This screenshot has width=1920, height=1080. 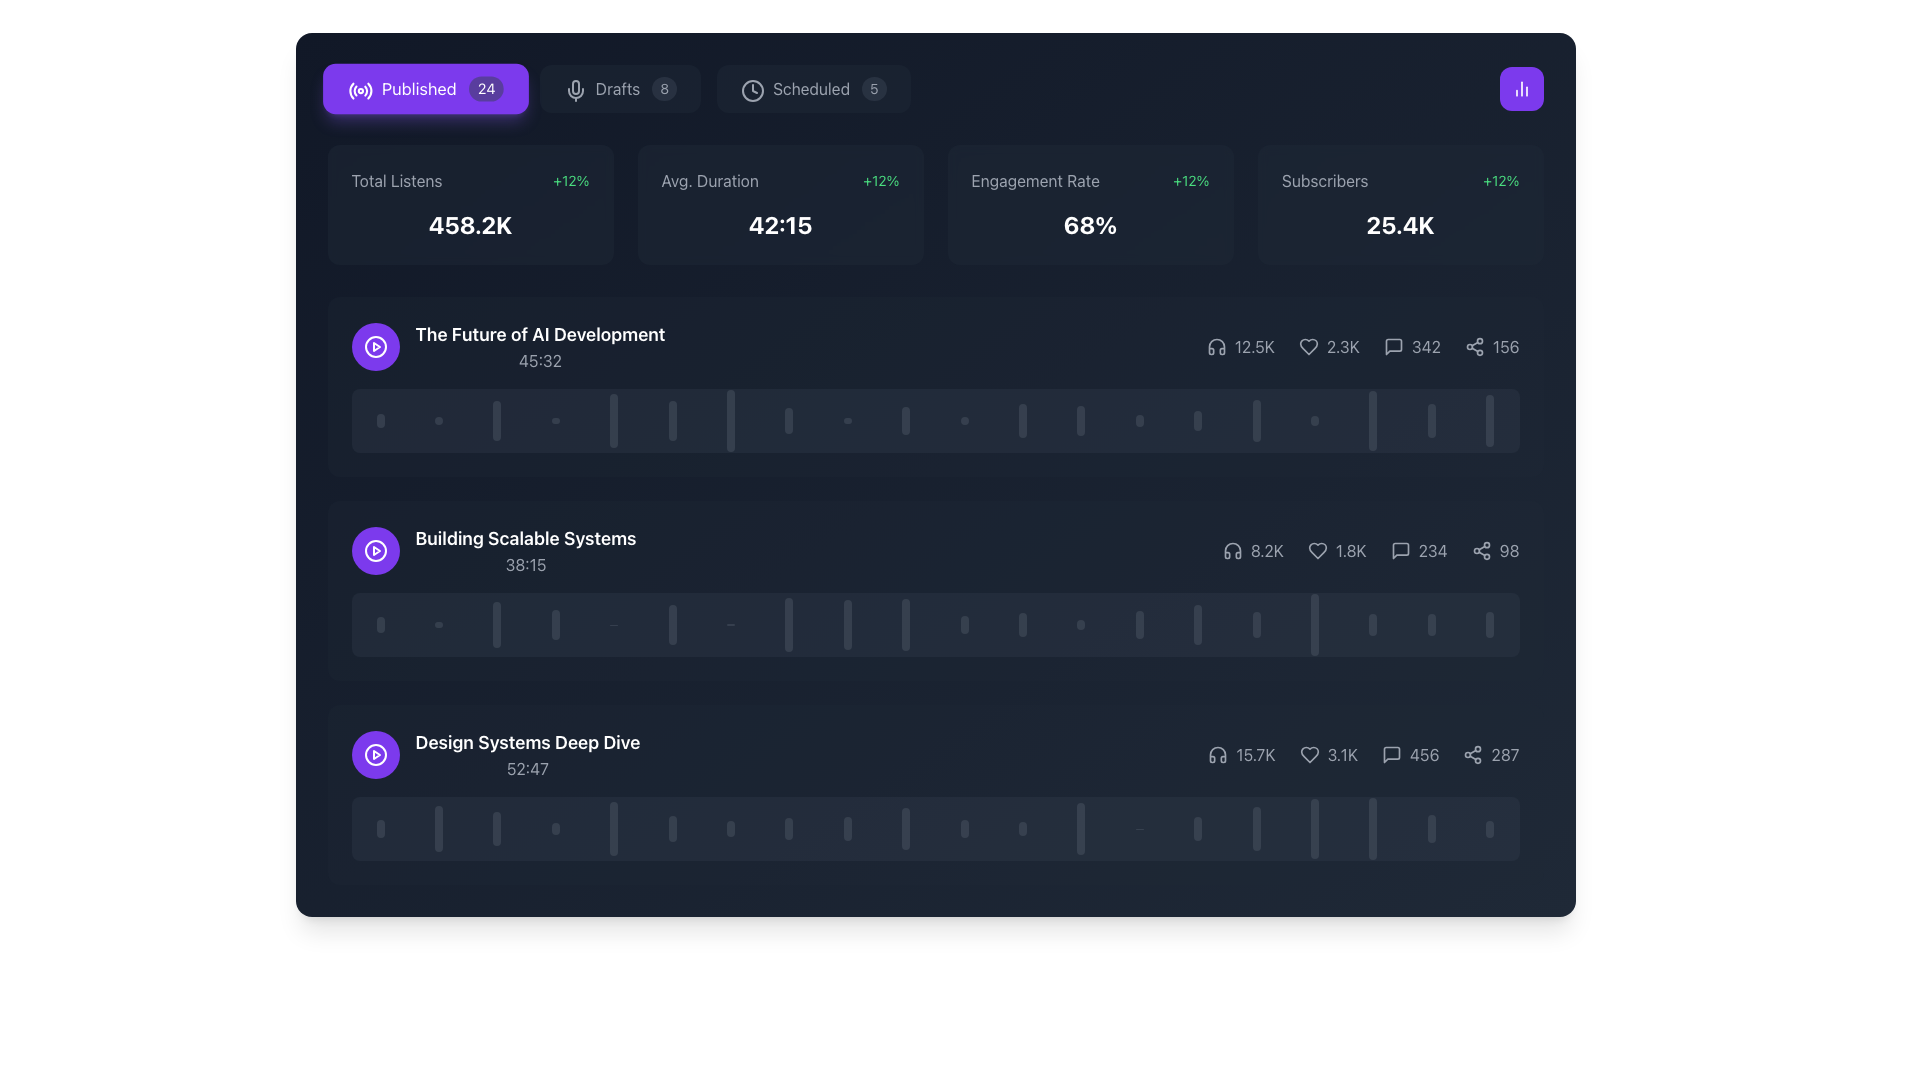 I want to click on the 15th progress indicator in a series of vertically elongated rectangular shapes with rounded ends, styled in gray with partial transparency, within a dark-themed interface, so click(x=1198, y=623).